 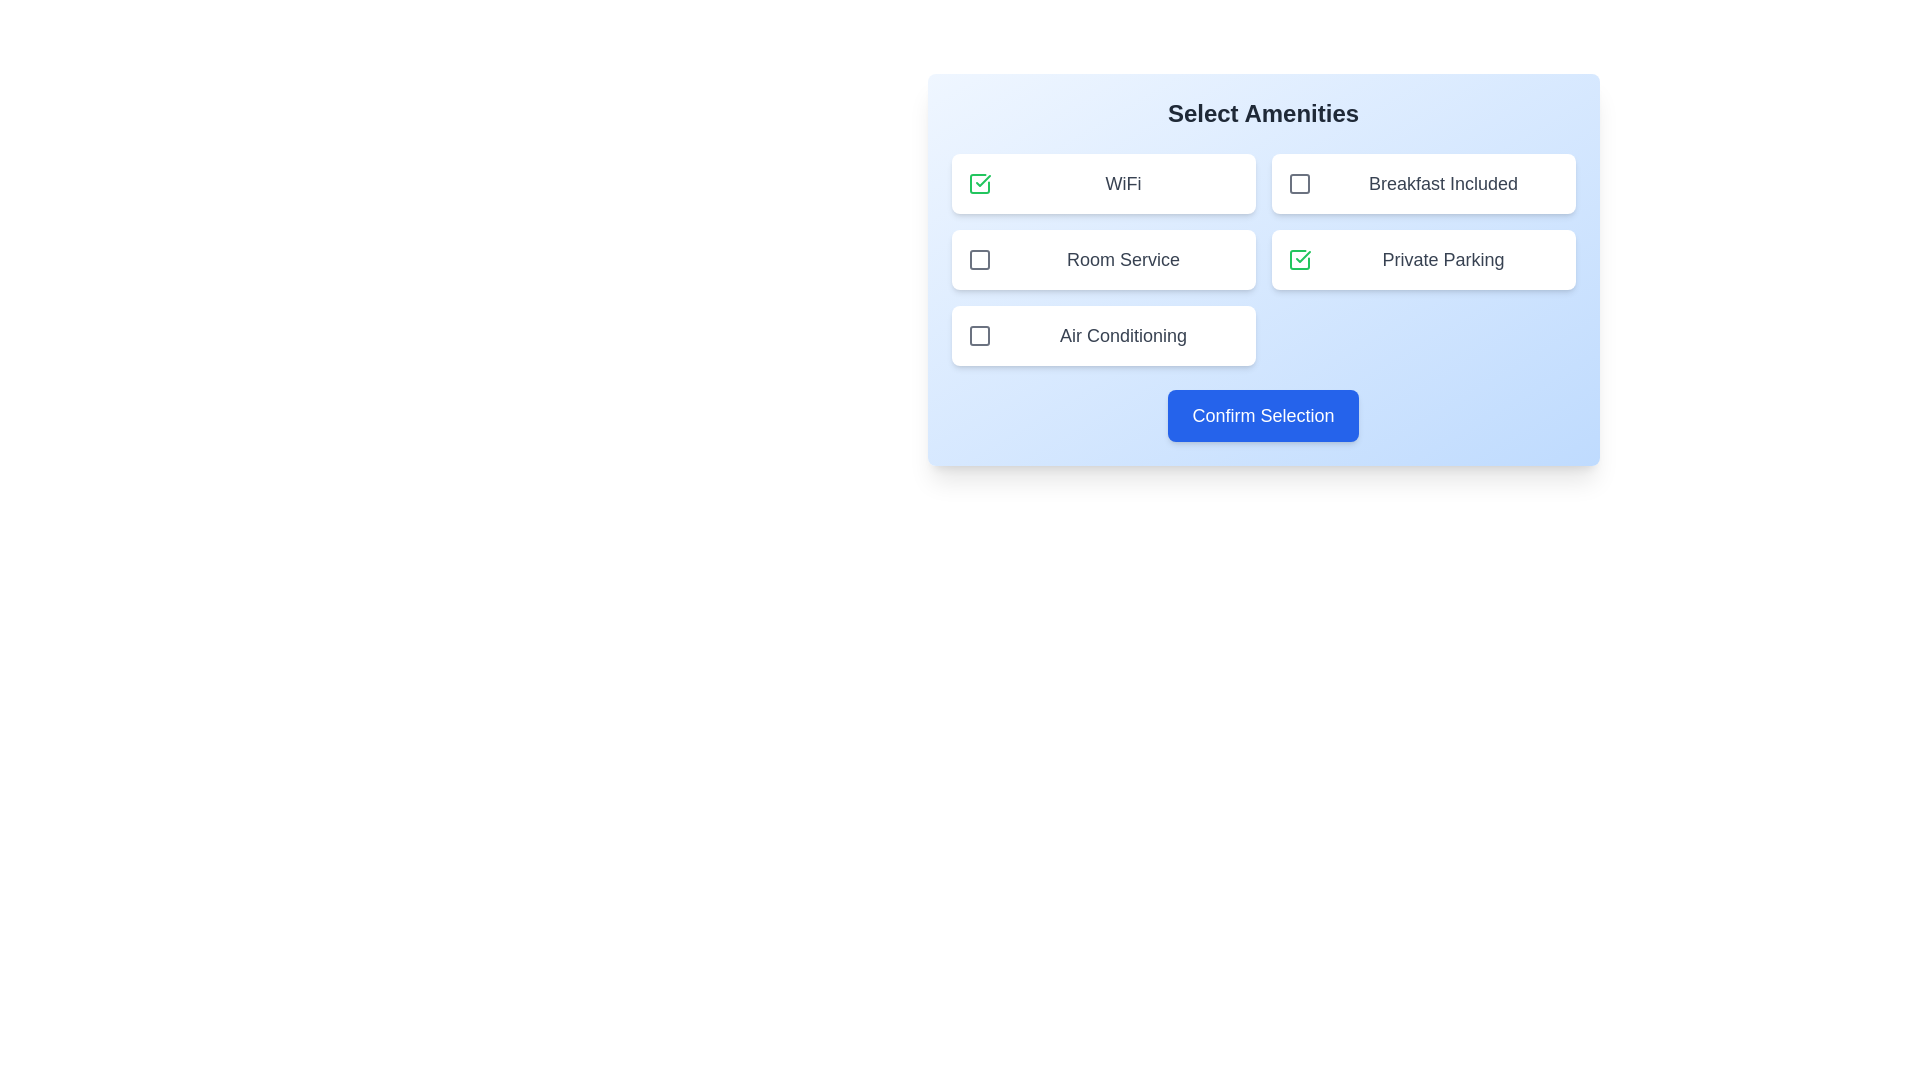 I want to click on the 'Room Service' text label, which is styled in a large gray font within a white rounded rectangular box, located in the lower left quadrant of the 'Select Amenities' interface, so click(x=1123, y=258).